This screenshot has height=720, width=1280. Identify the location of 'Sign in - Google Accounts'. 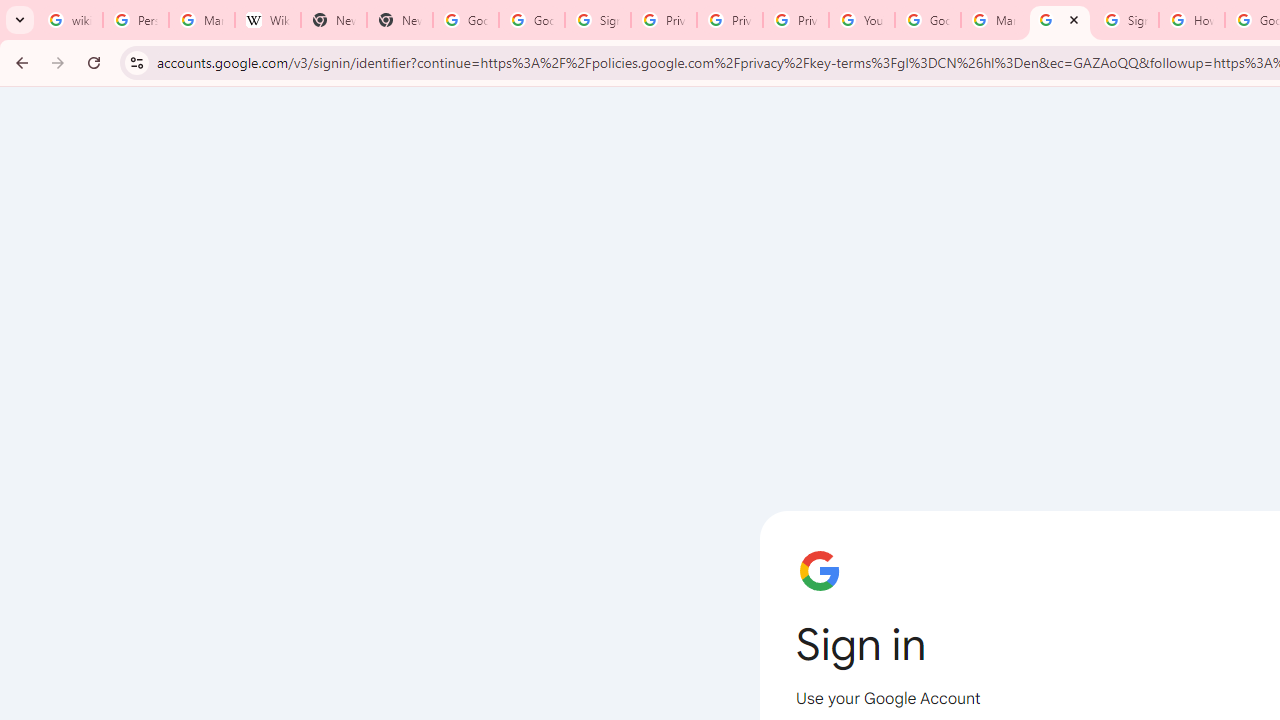
(1058, 20).